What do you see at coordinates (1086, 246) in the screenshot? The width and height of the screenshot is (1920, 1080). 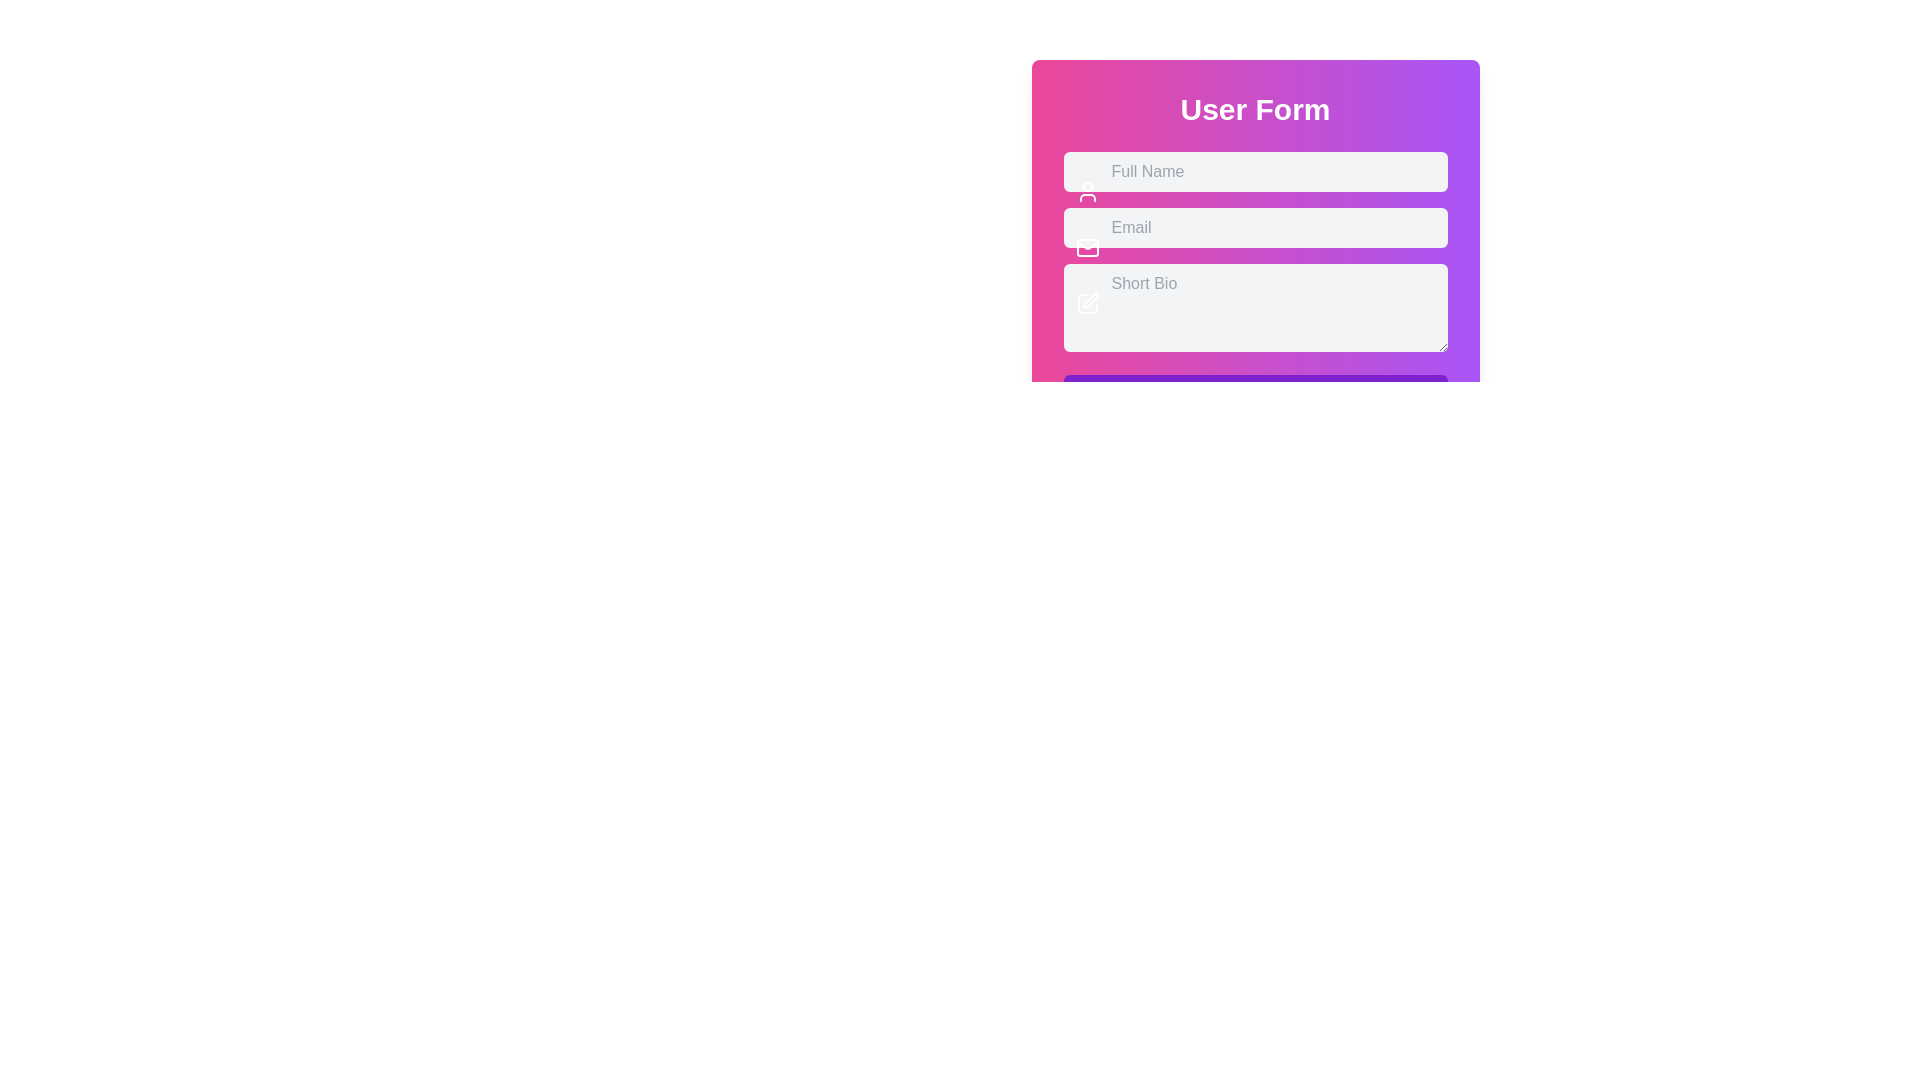 I see `the email icon, which is located to the left of the 'Email' input field and above its center height, to provide a visual cue about the purpose of the field` at bounding box center [1086, 246].